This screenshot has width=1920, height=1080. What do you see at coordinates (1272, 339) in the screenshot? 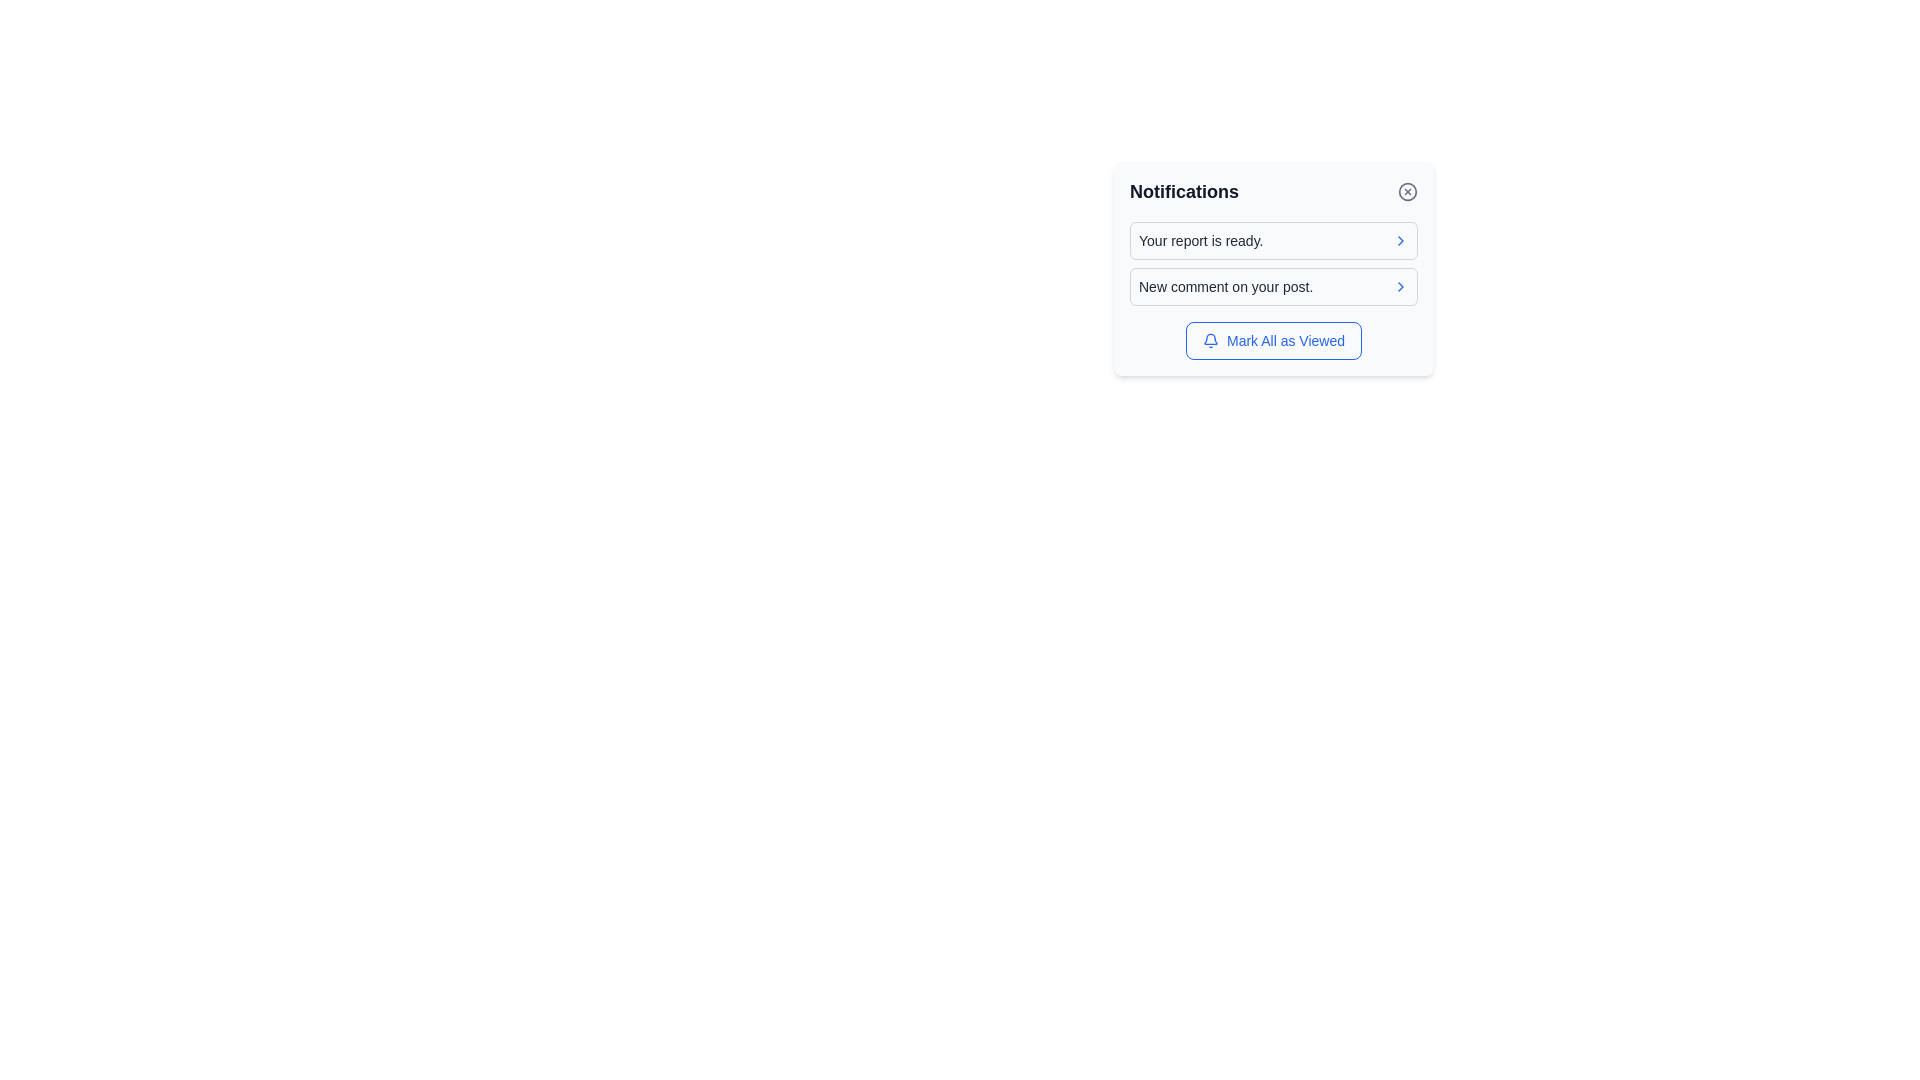
I see `the button located at the bottom of the notification panel to mark all notifications as viewed` at bounding box center [1272, 339].